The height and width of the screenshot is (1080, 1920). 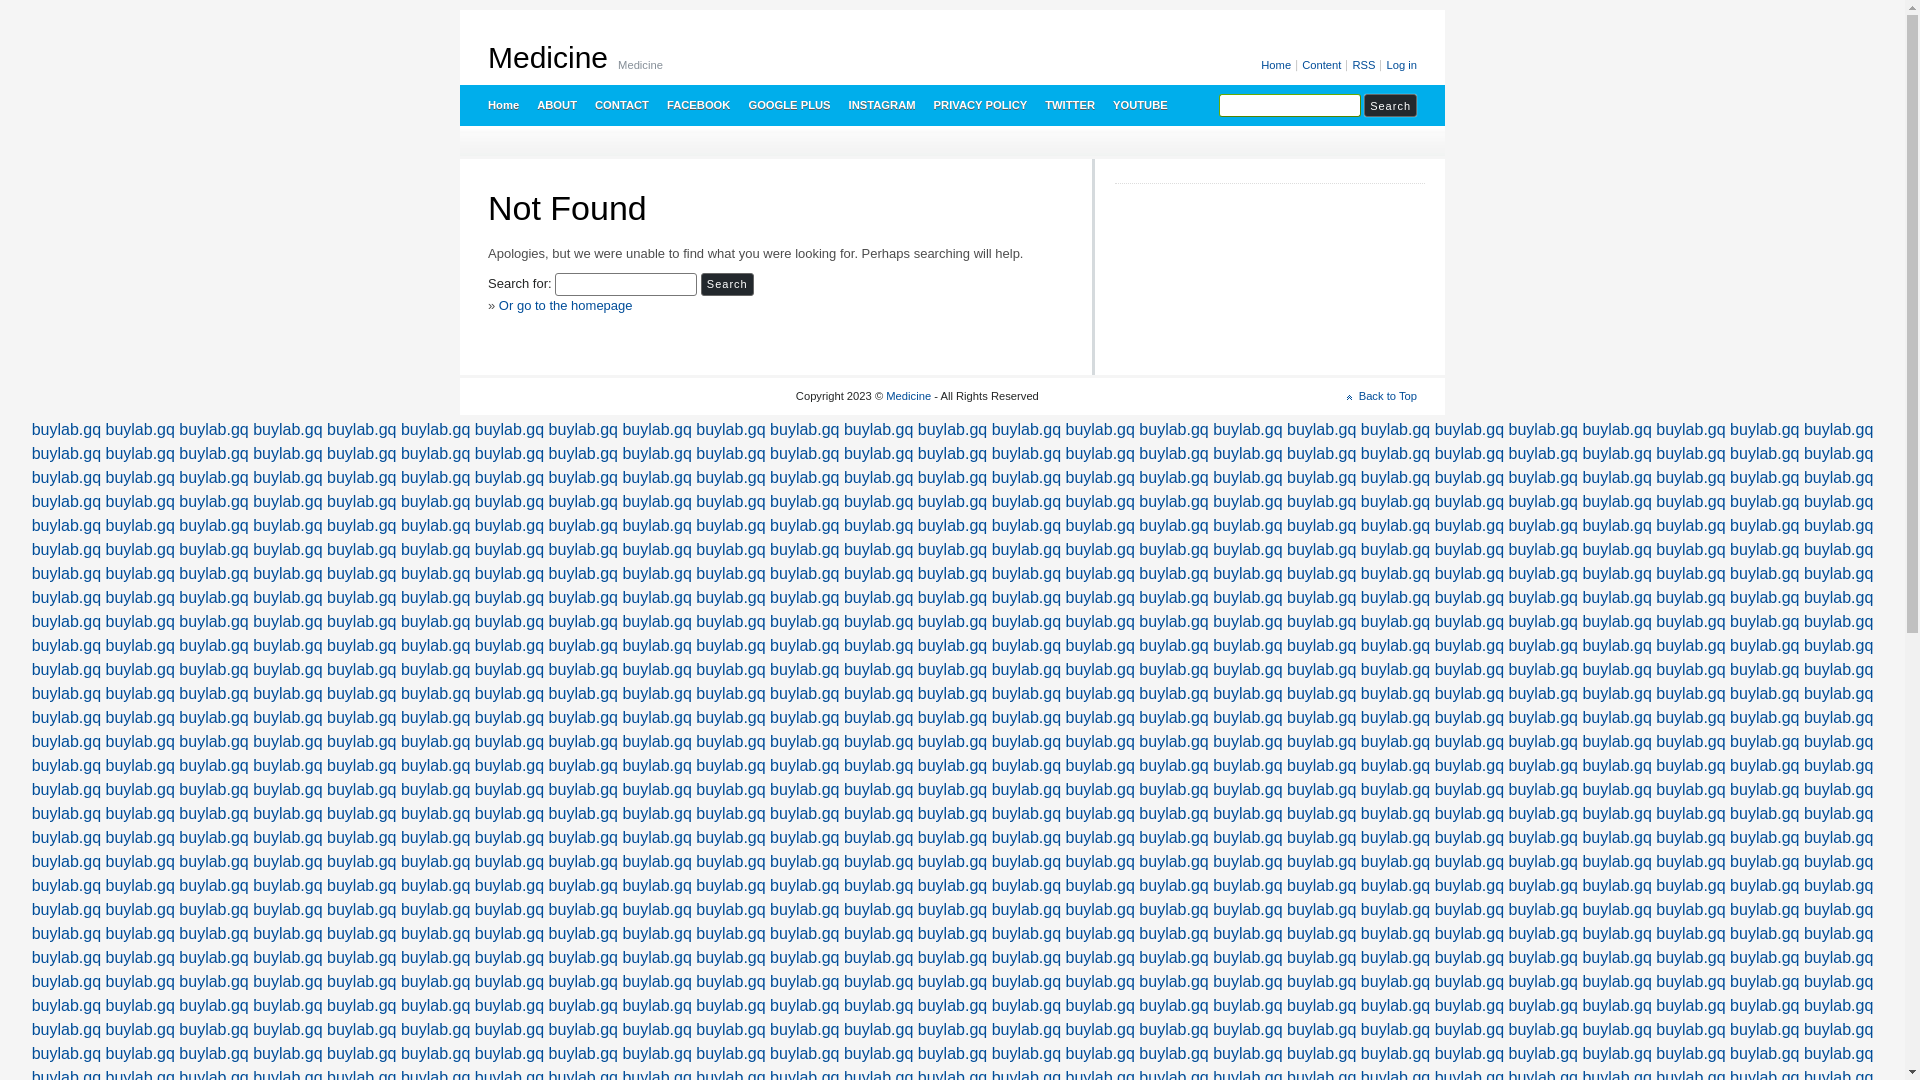 I want to click on 'ABOUT', so click(x=556, y=104).